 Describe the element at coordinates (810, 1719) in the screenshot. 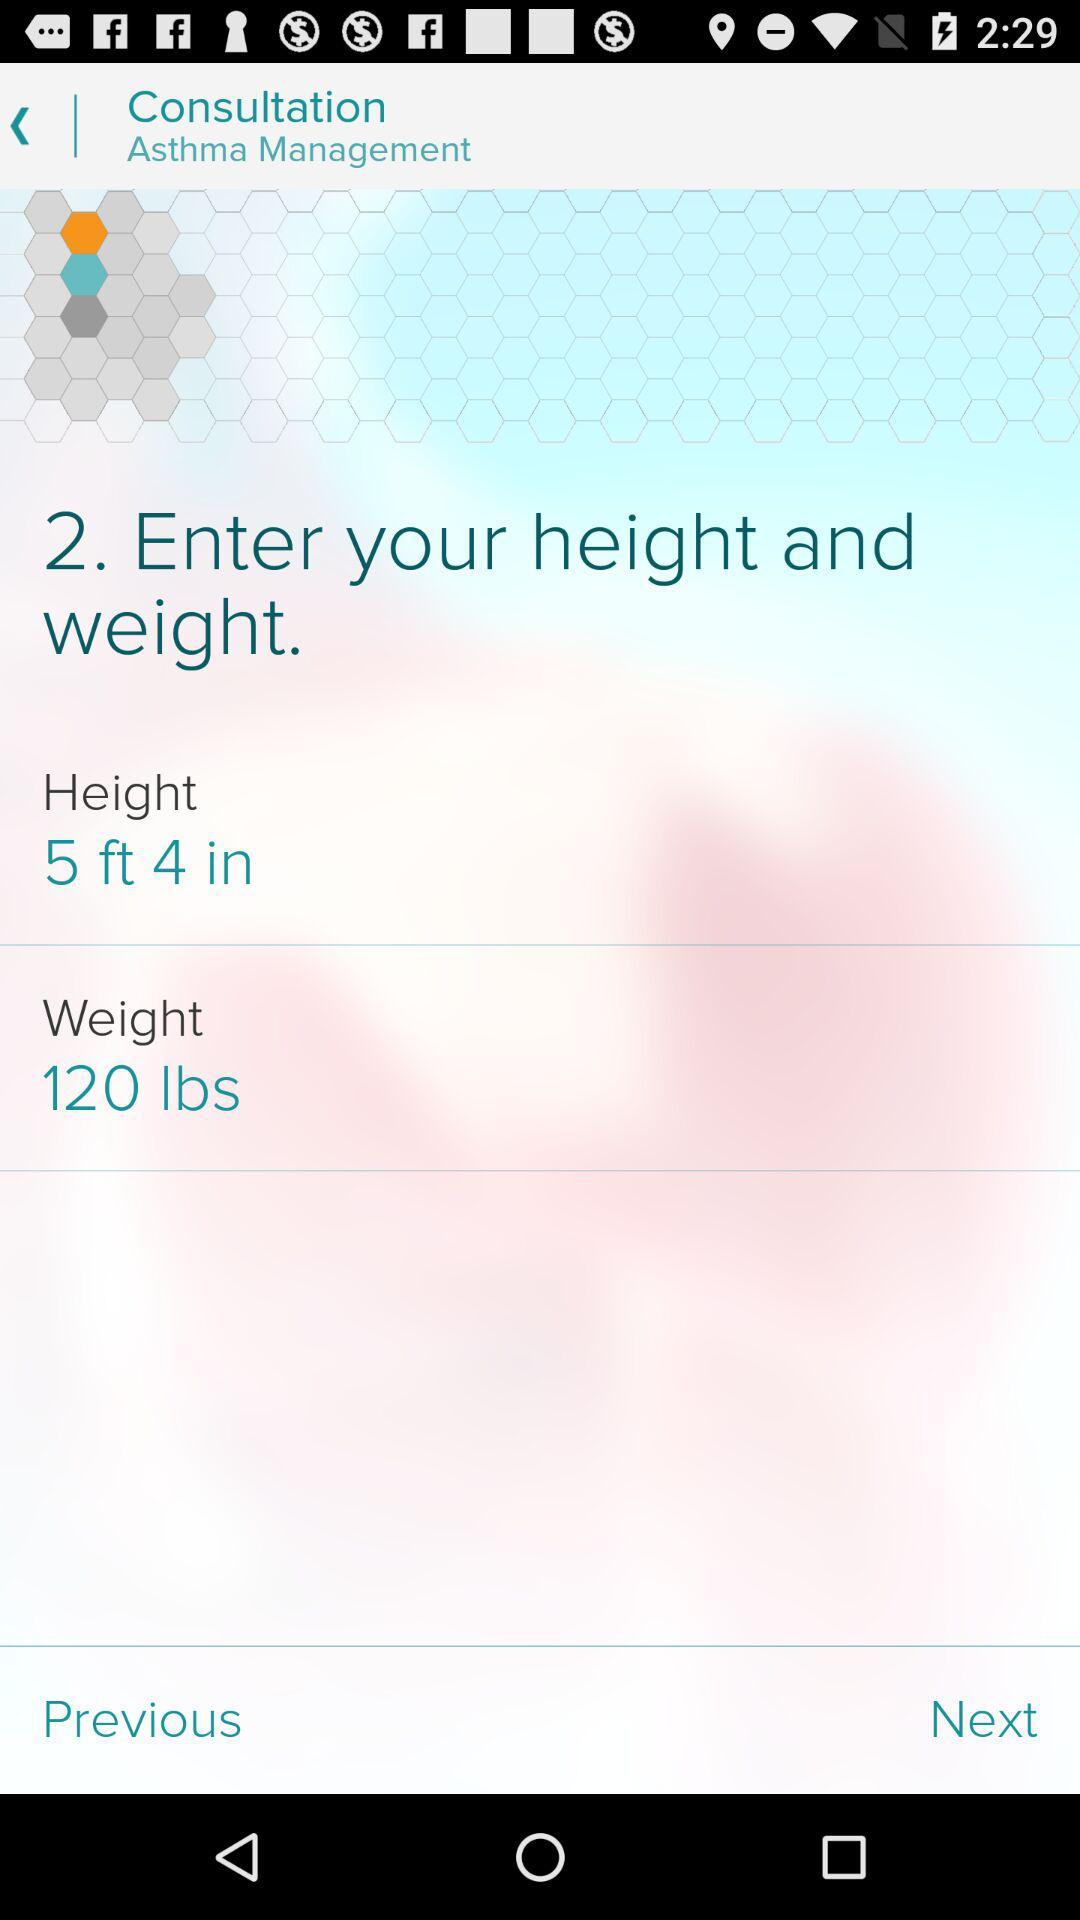

I see `the icon next to previous item` at that location.